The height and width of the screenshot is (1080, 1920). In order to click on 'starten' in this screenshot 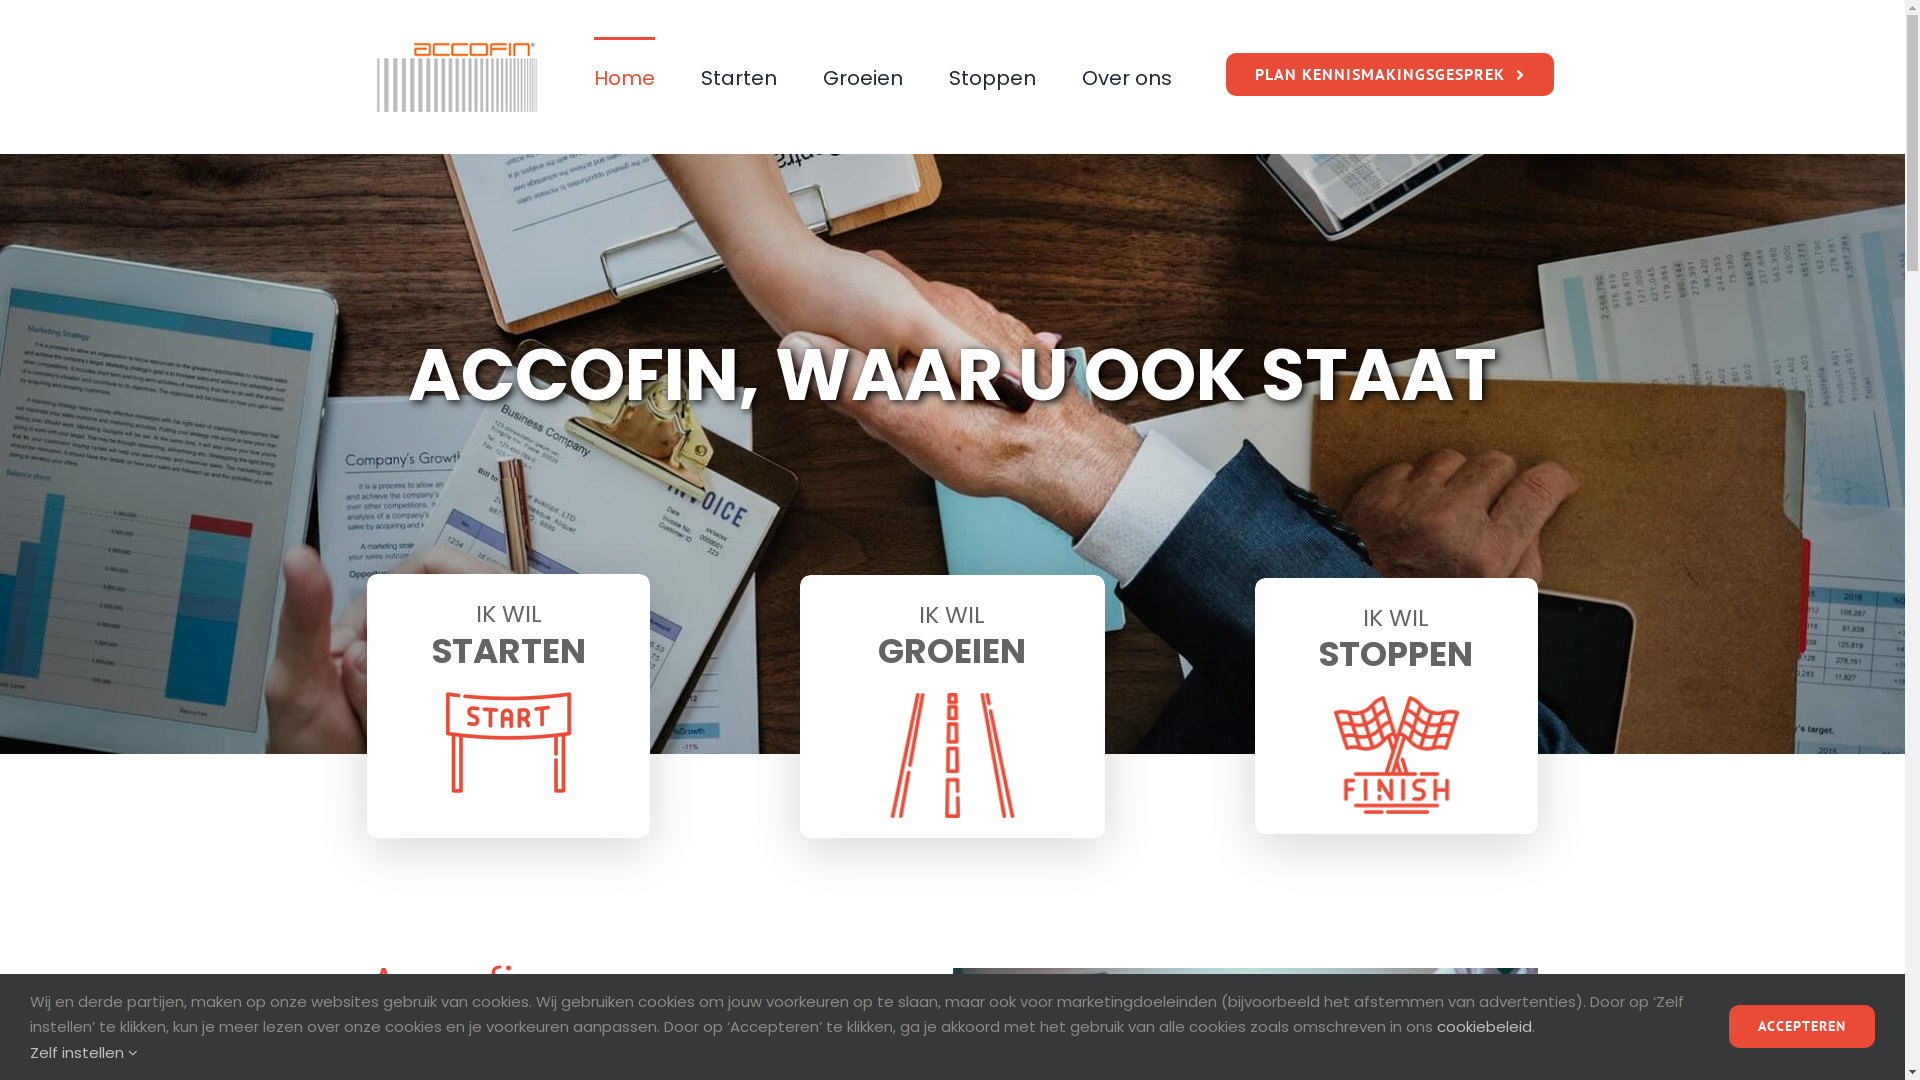, I will do `click(445, 742)`.